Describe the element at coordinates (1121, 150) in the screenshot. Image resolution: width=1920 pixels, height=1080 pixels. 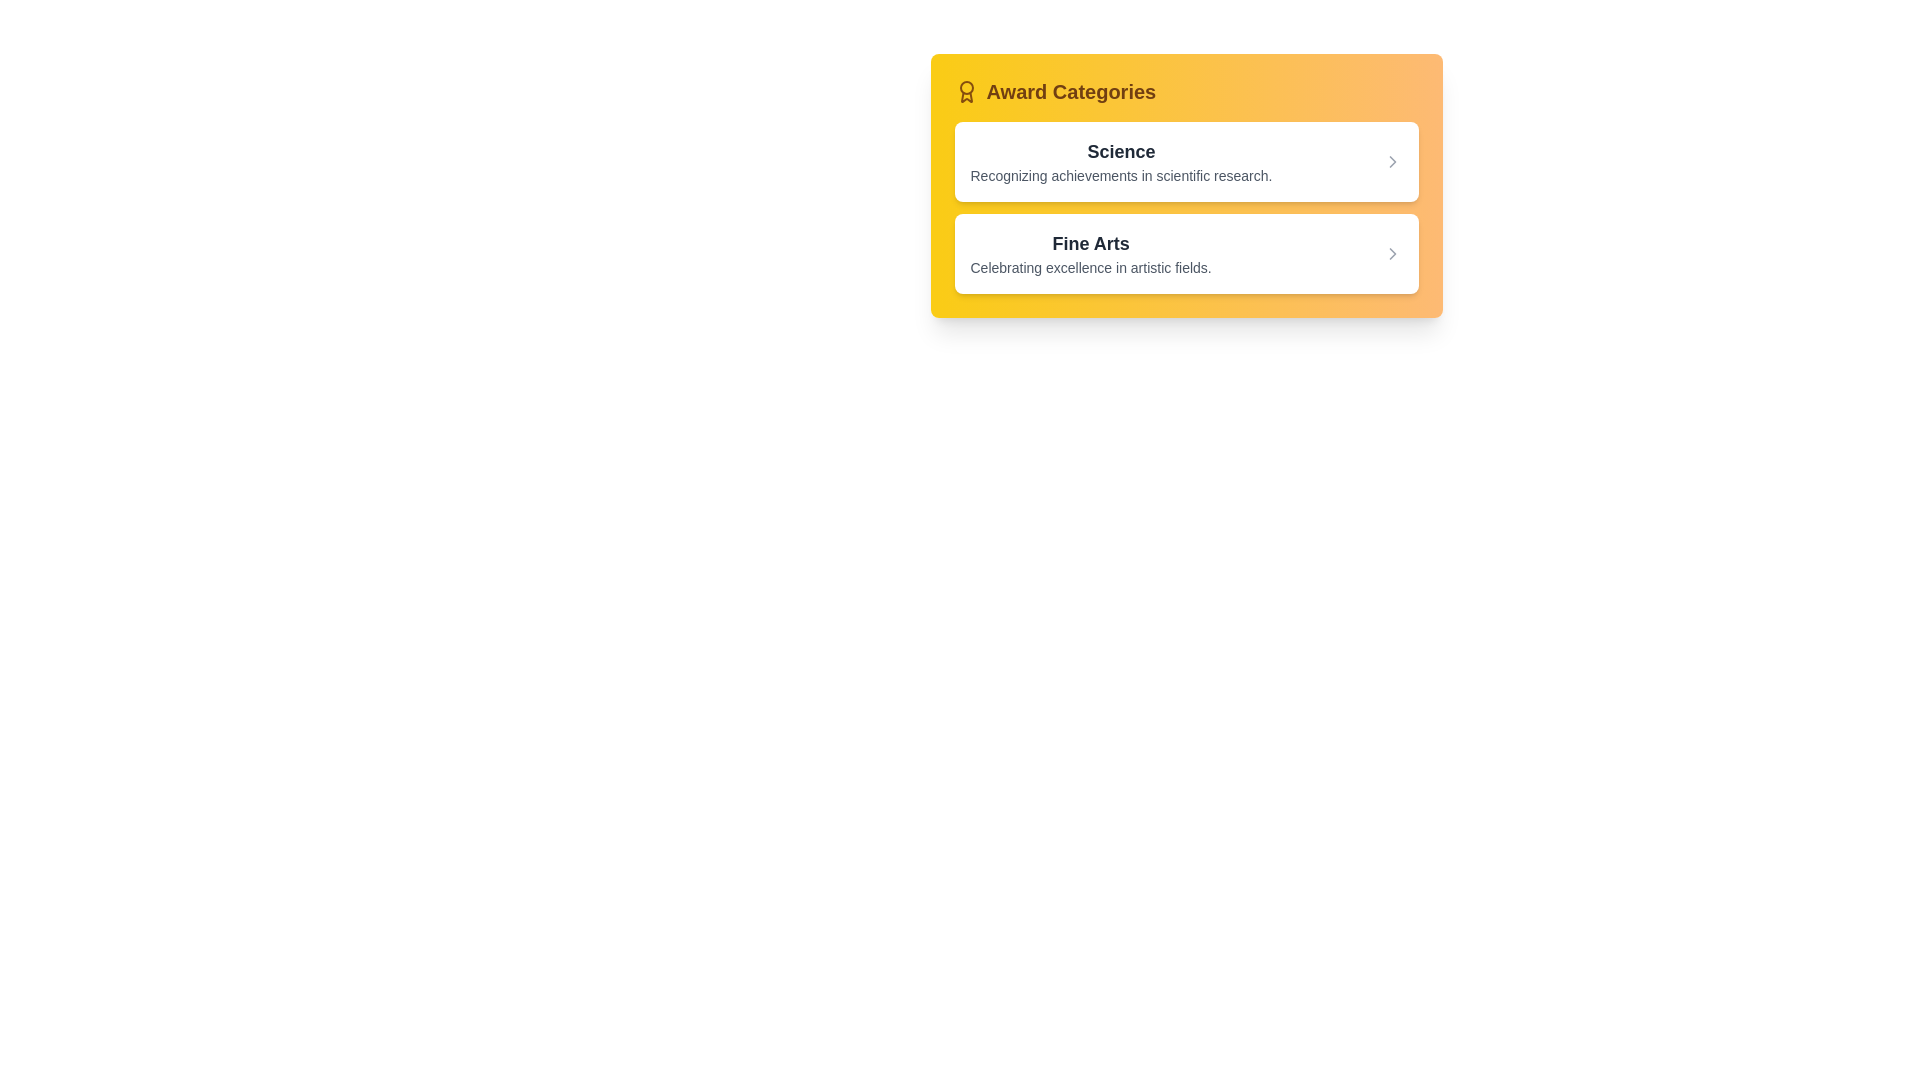
I see `prominently styled text displaying the word 'Science' in a bold and large font, which serves as the title for a section describing achievements in scientific research` at that location.